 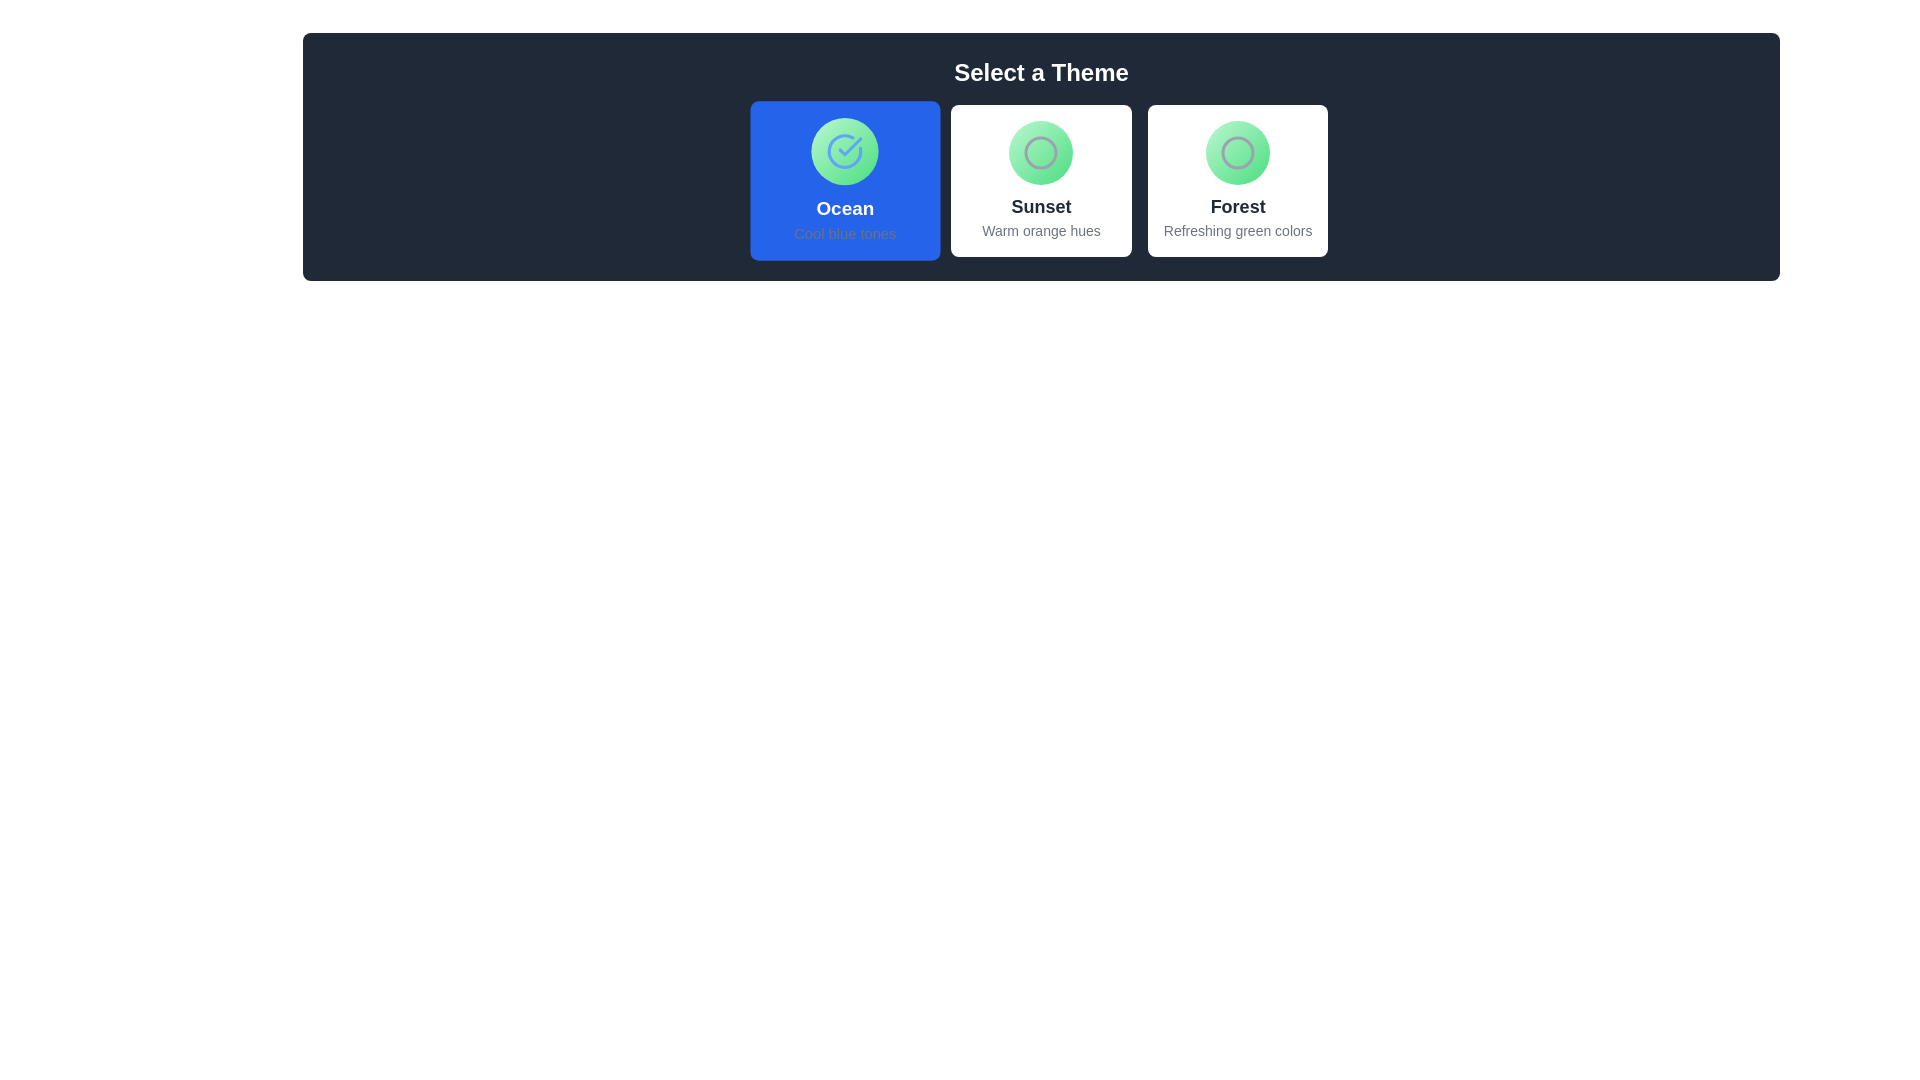 What do you see at coordinates (850, 145) in the screenshot?
I see `the graphical SVG checkmark icon with a blue stroke within the circular boundary, which signifies selection or confirmation in the Ocean theme` at bounding box center [850, 145].